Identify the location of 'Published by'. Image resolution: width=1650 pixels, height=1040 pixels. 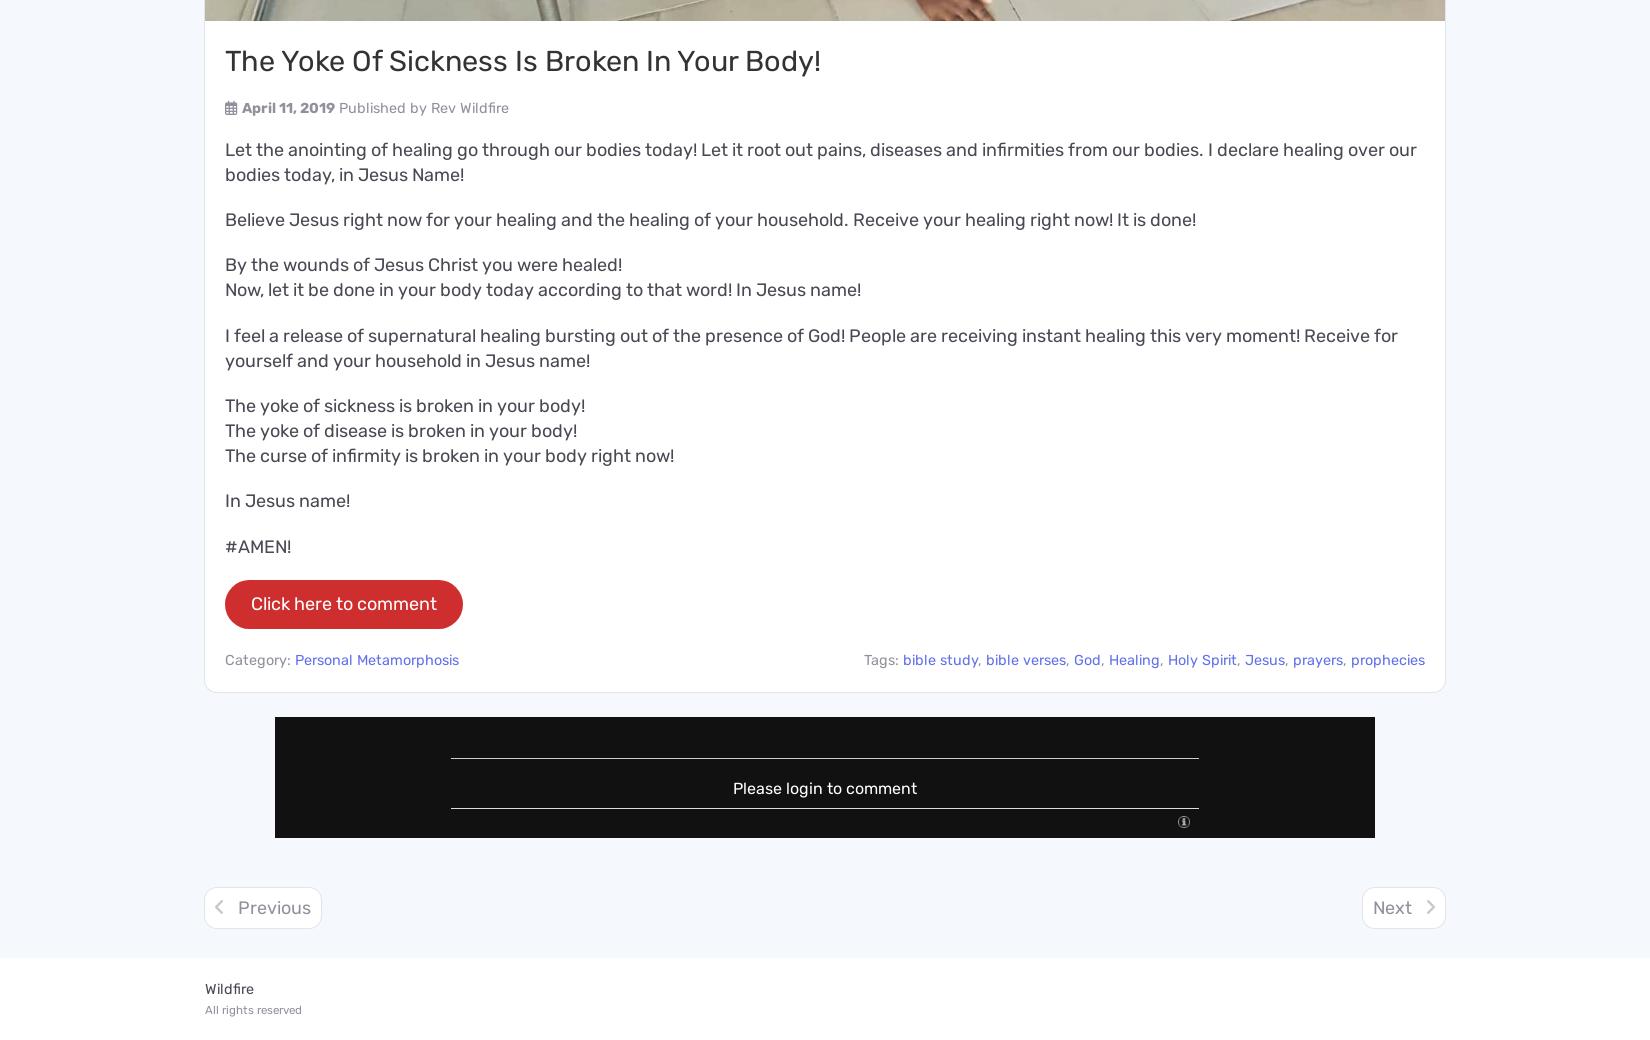
(339, 107).